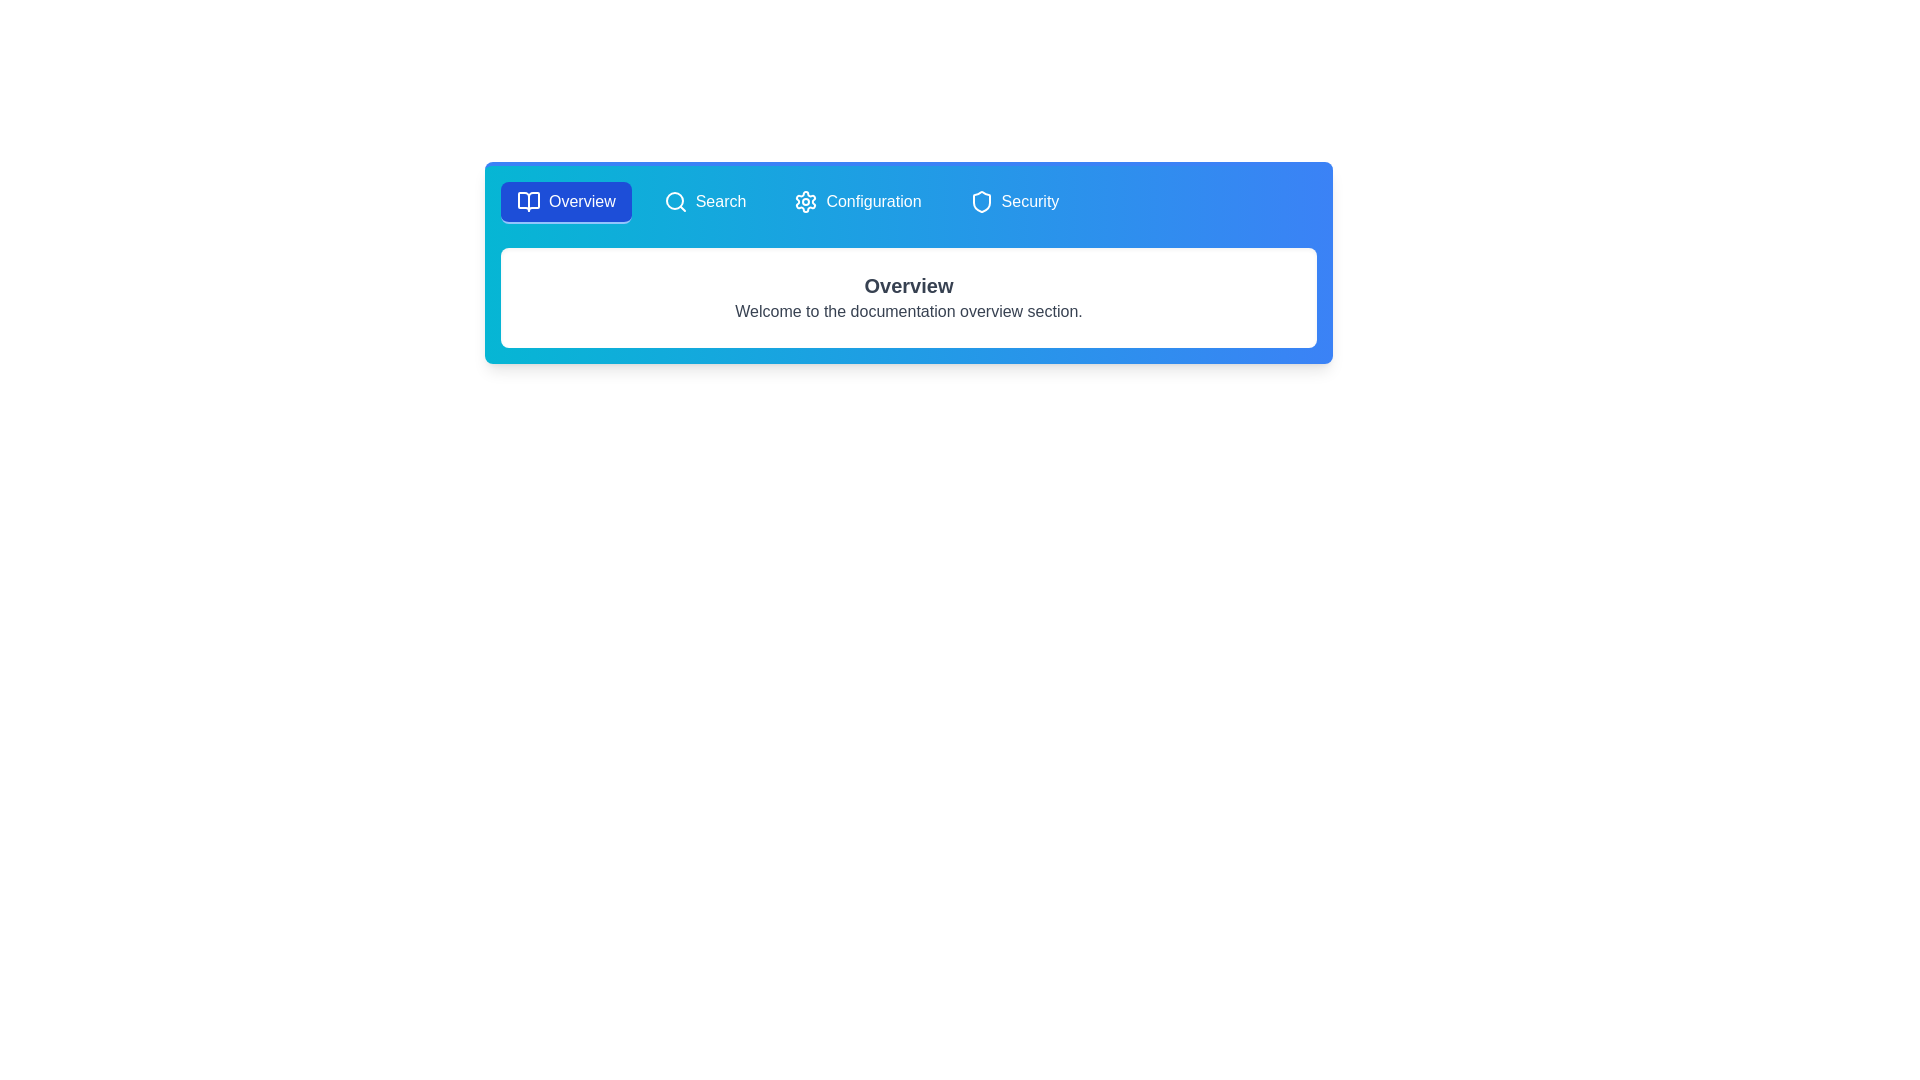 Image resolution: width=1920 pixels, height=1080 pixels. Describe the element at coordinates (981, 201) in the screenshot. I see `the 'Security' navigation icon located in the top-right corner of the navigation bar, positioned to the left of the text 'Security'` at that location.